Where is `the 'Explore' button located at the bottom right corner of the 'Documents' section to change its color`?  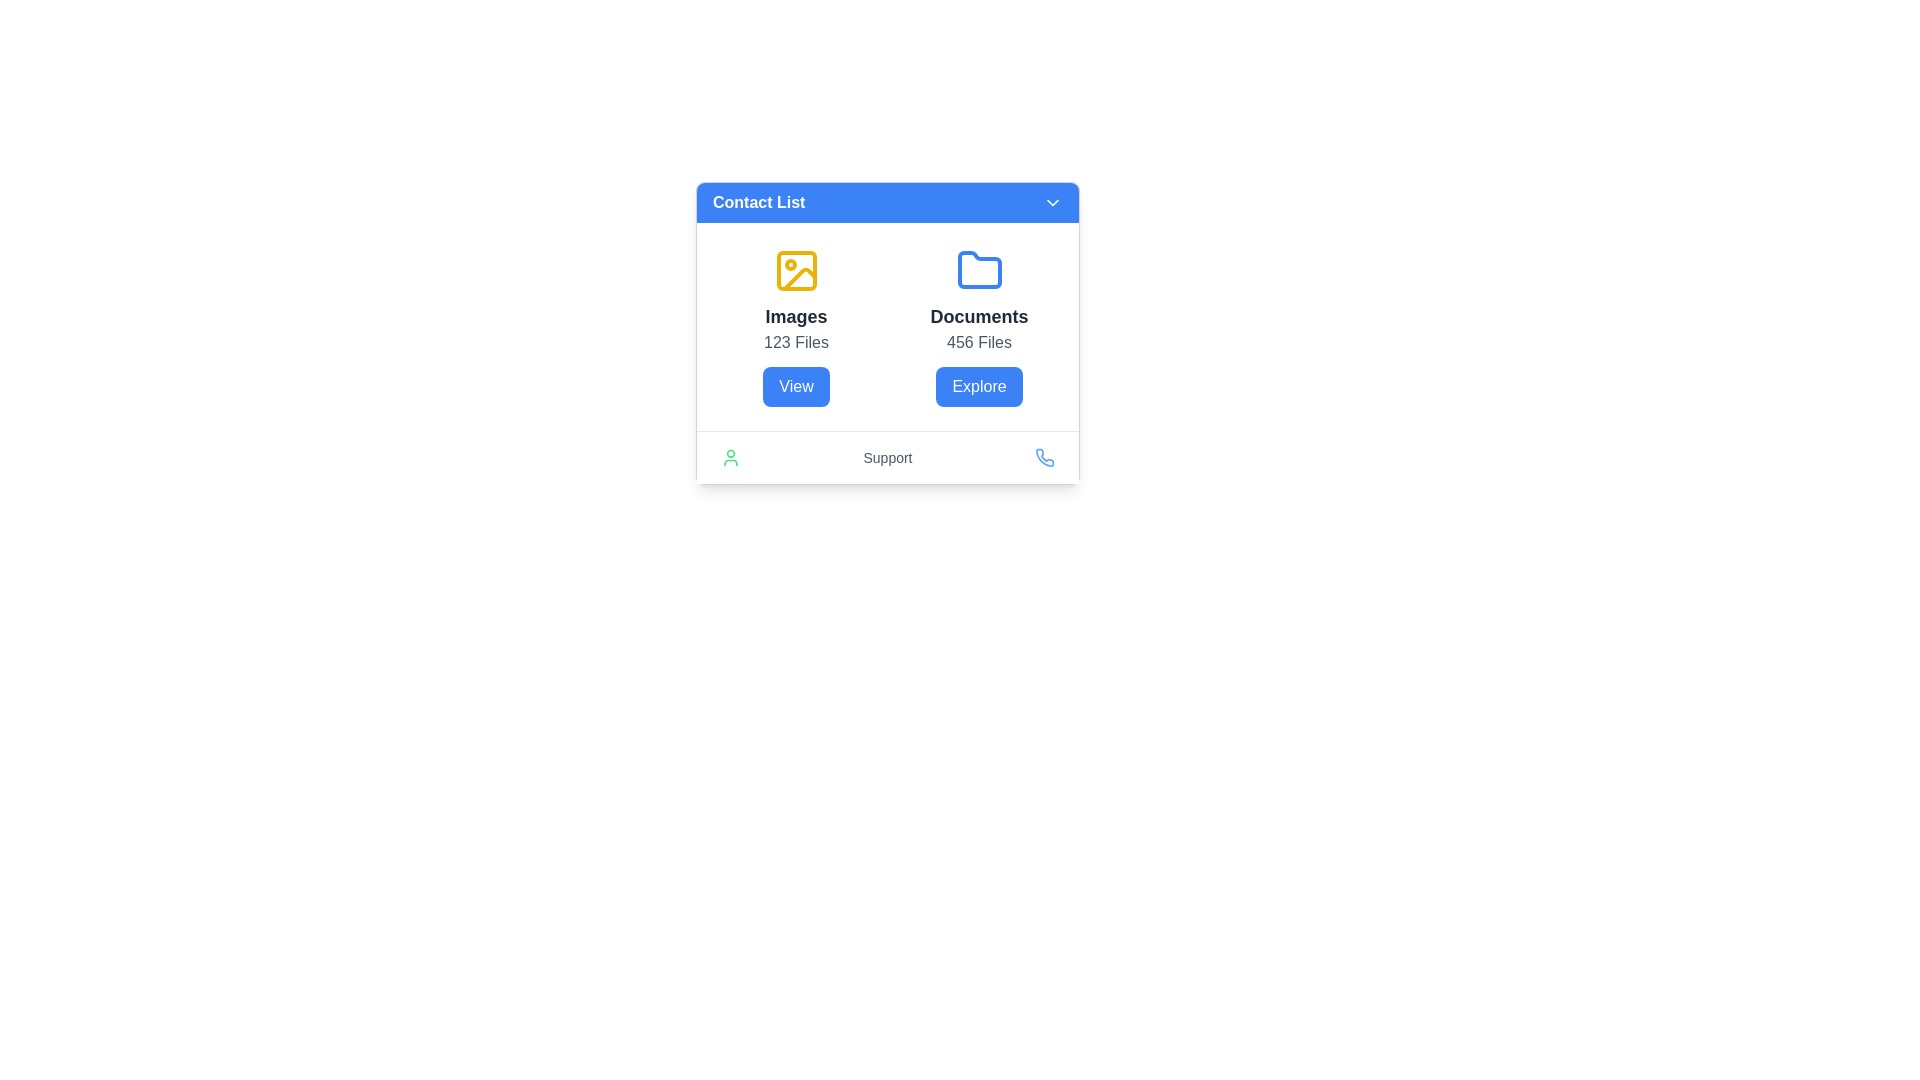 the 'Explore' button located at the bottom right corner of the 'Documents' section to change its color is located at coordinates (979, 386).